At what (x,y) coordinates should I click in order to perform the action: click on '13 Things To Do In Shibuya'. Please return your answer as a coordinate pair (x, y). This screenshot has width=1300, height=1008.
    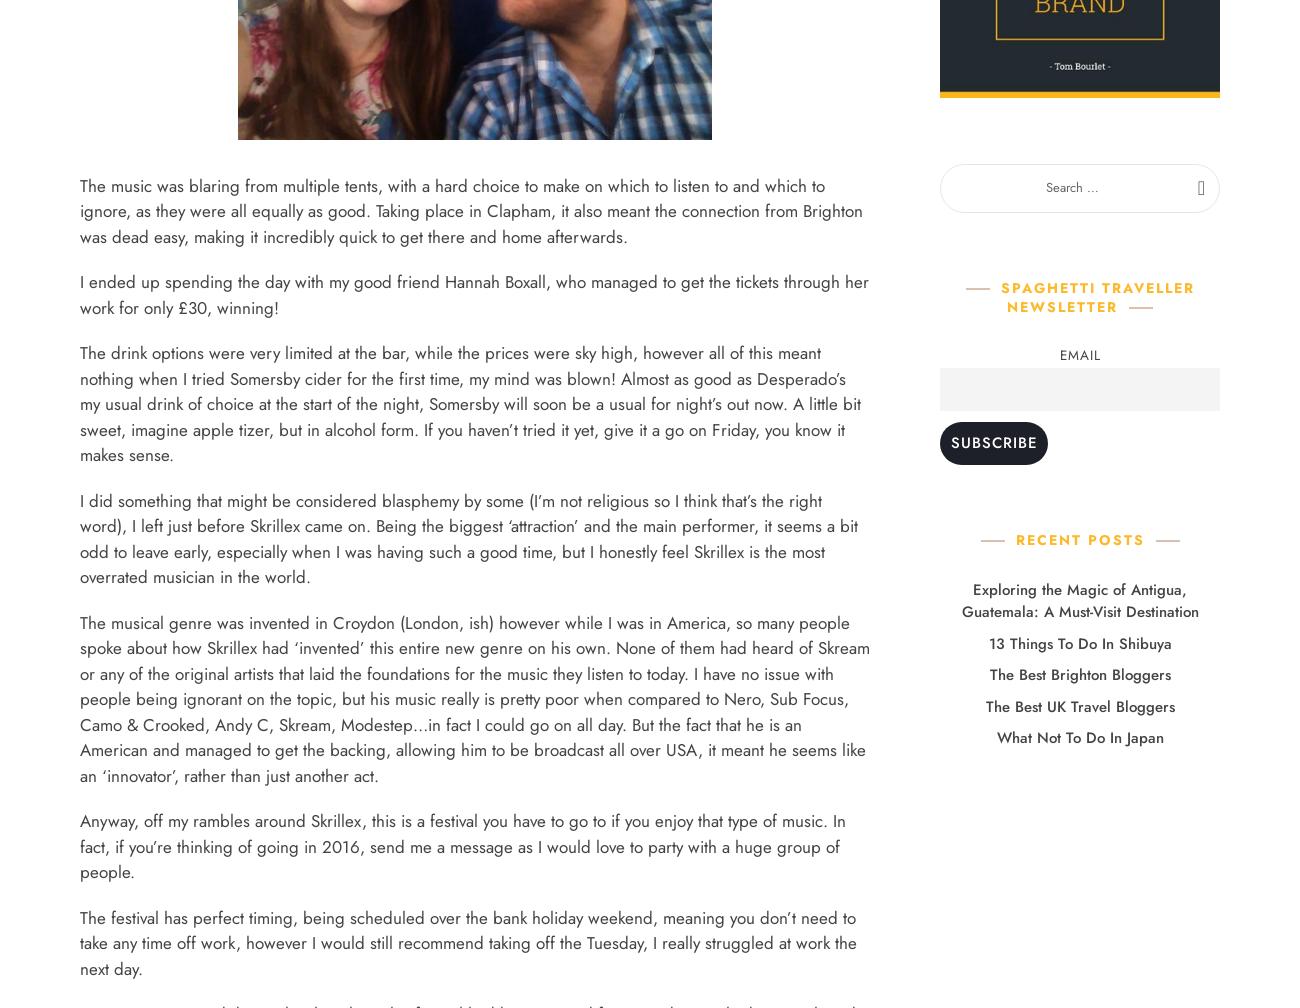
    Looking at the image, I should click on (1079, 643).